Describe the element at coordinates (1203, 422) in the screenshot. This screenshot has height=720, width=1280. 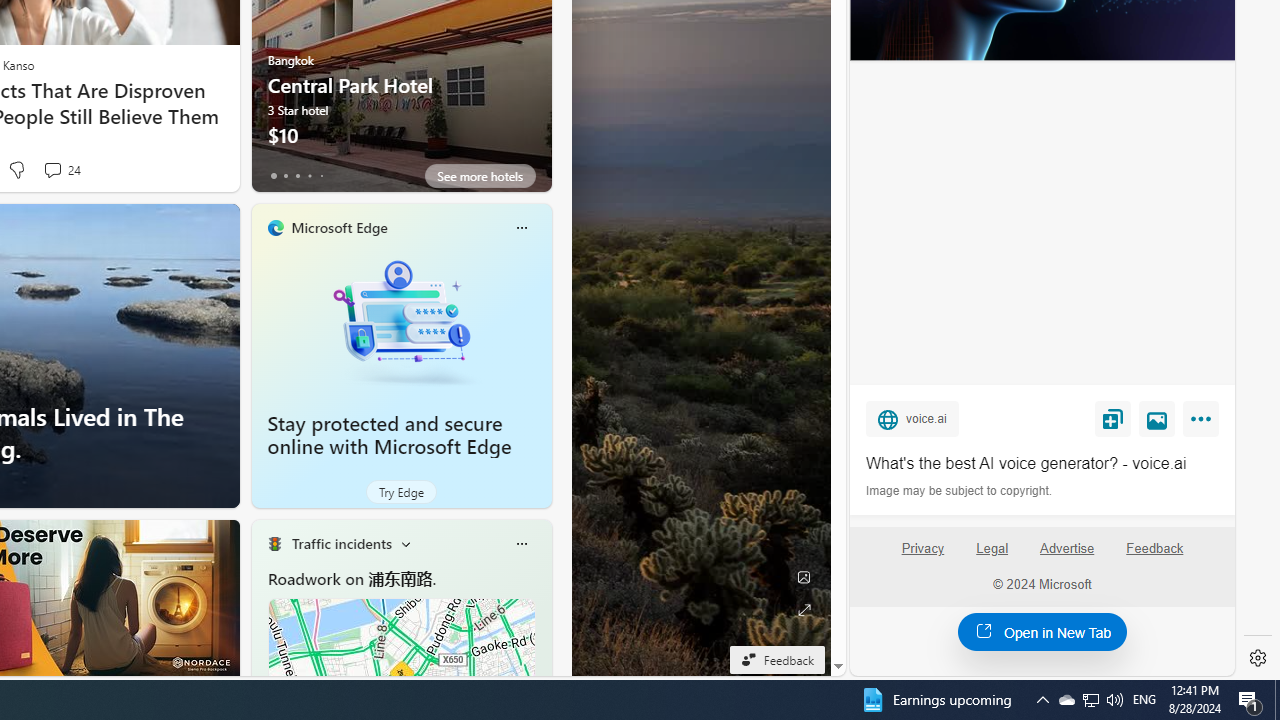
I see `'More'` at that location.